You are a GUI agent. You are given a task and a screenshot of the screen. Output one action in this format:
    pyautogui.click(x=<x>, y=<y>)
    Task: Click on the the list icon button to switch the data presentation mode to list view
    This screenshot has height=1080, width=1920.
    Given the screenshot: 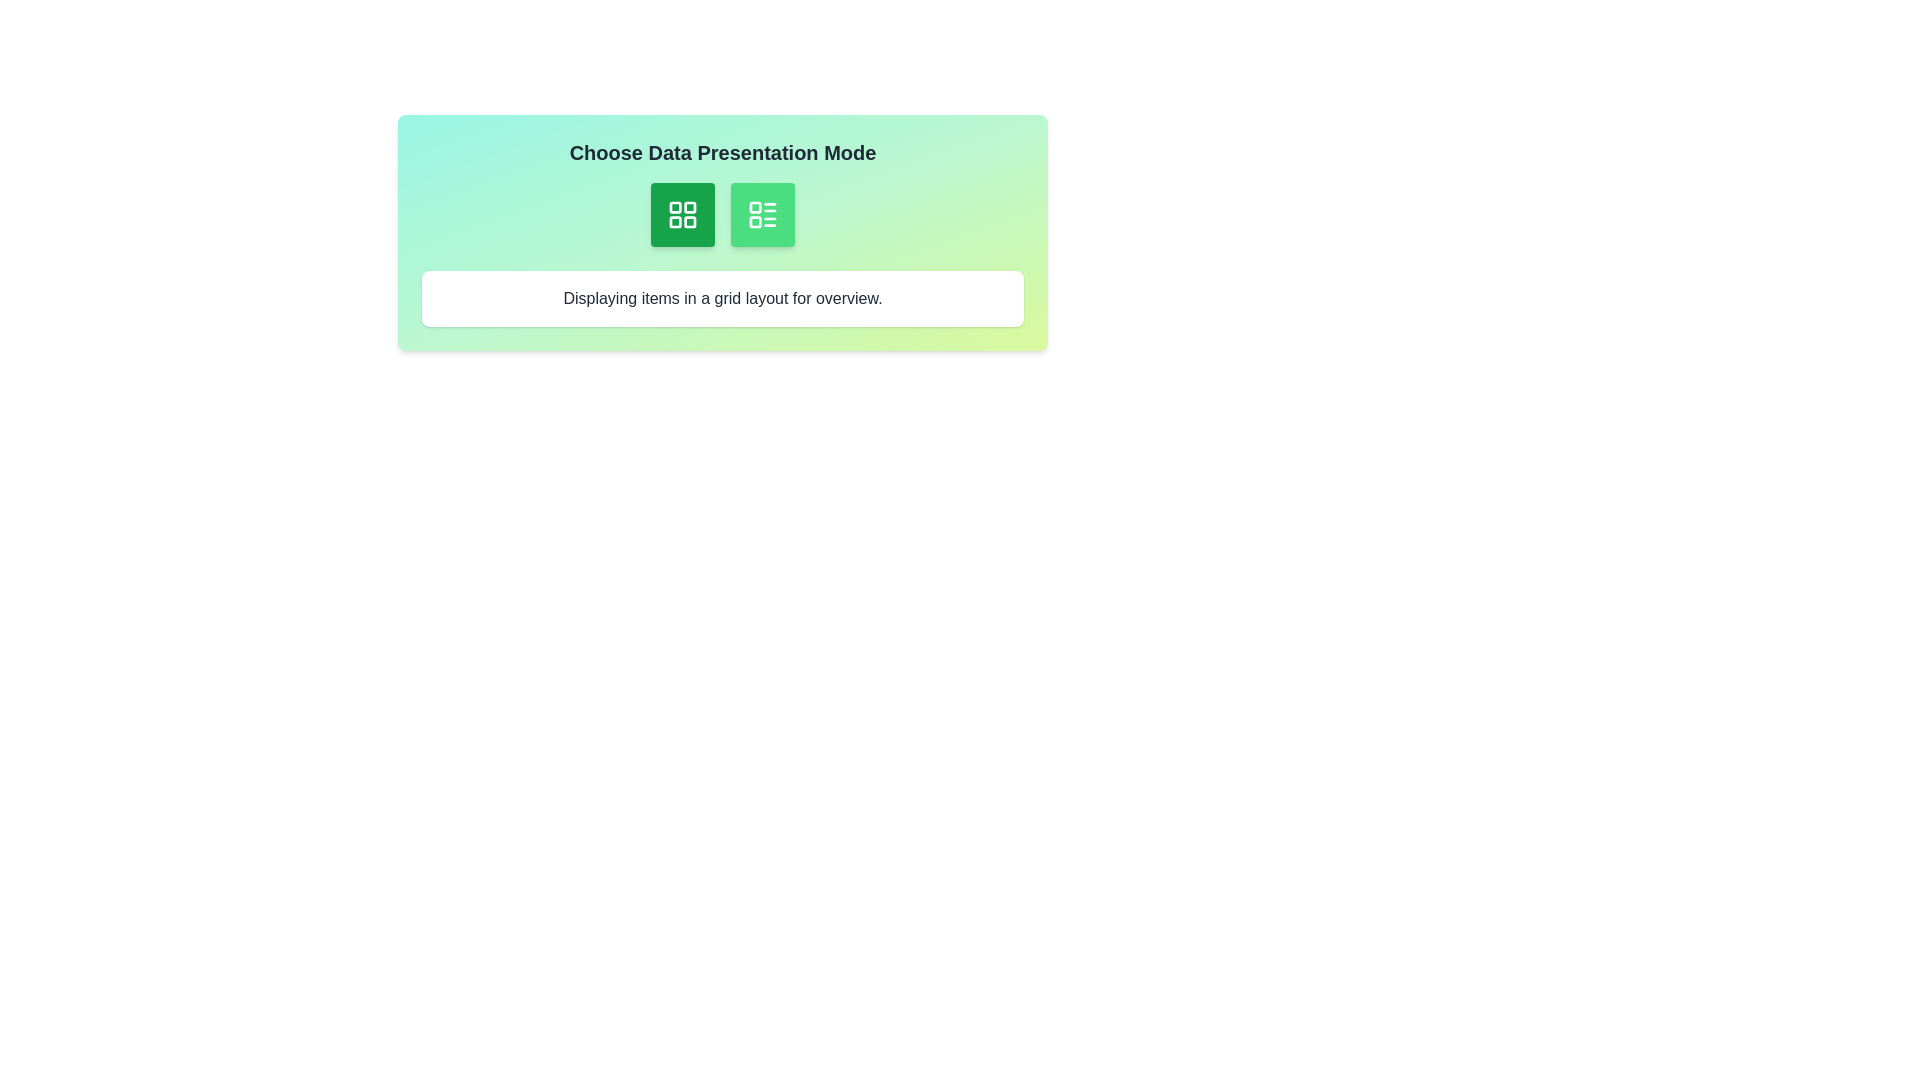 What is the action you would take?
    pyautogui.click(x=762, y=215)
    